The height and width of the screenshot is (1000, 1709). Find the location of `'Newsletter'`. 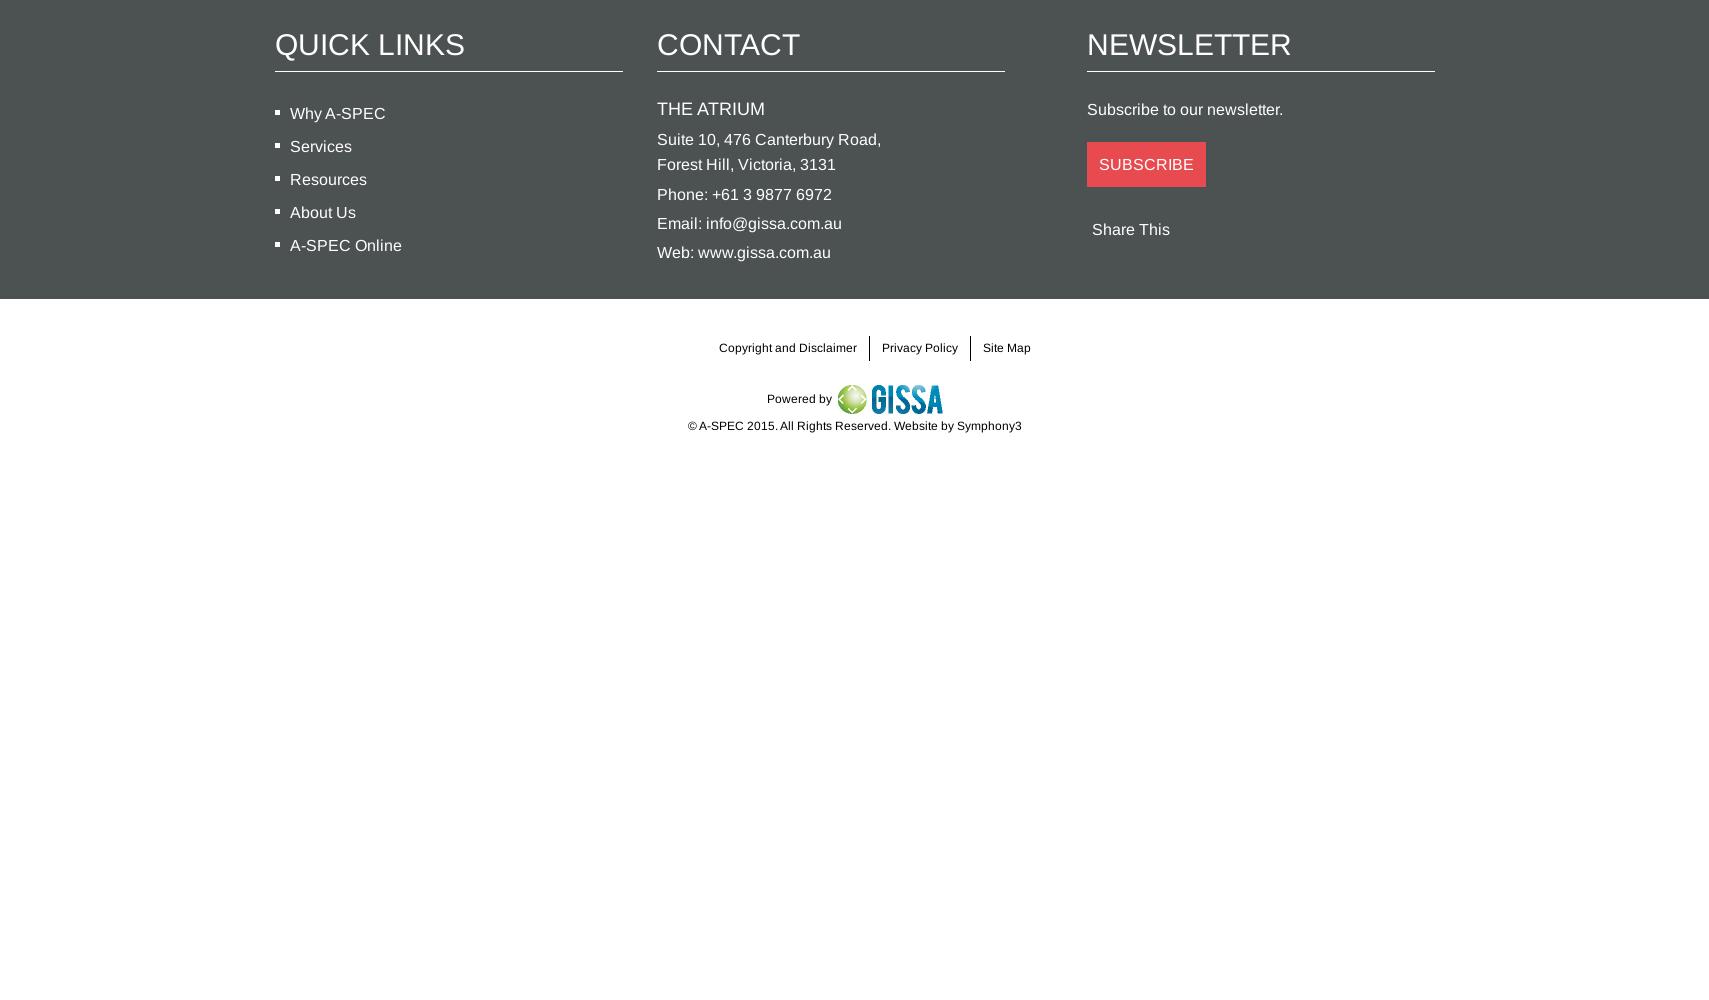

'Newsletter' is located at coordinates (1188, 43).